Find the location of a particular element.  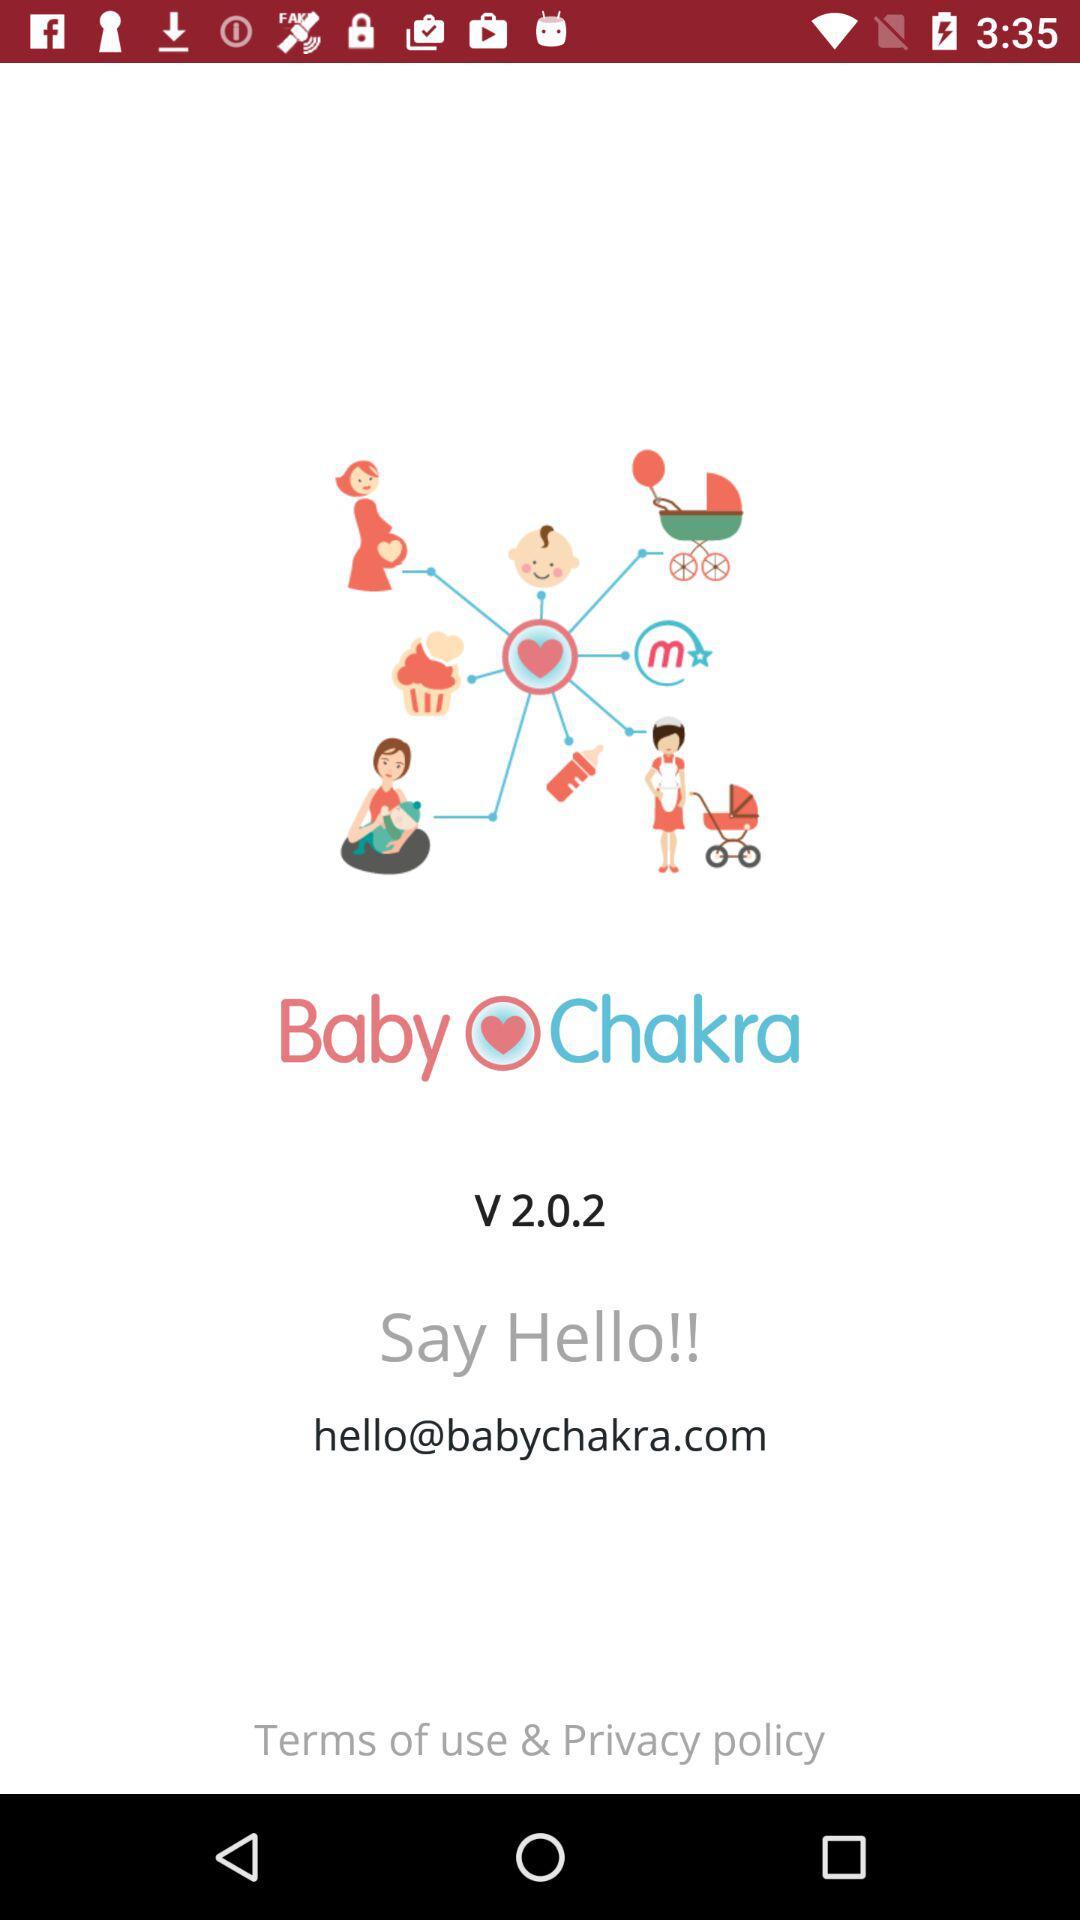

terms of use icon is located at coordinates (538, 1737).